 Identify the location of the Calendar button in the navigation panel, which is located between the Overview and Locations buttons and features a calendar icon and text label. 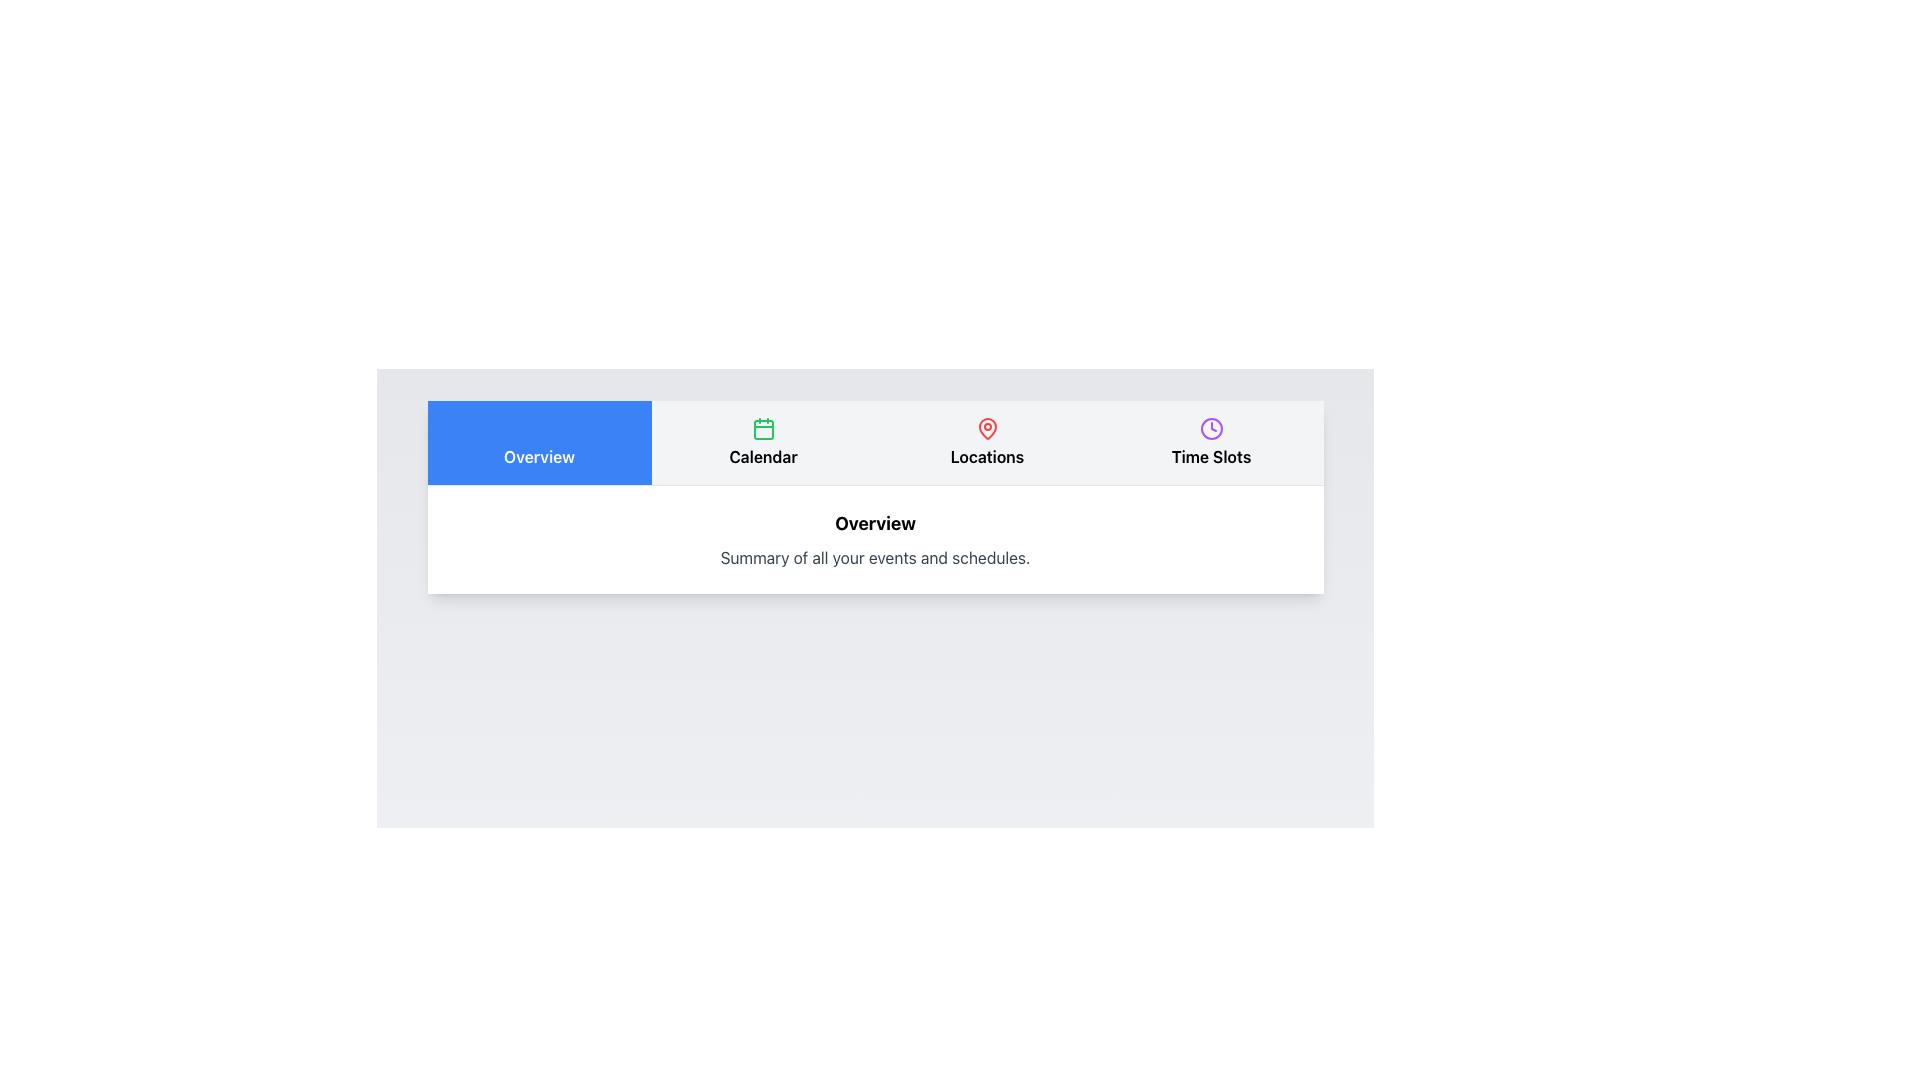
(762, 442).